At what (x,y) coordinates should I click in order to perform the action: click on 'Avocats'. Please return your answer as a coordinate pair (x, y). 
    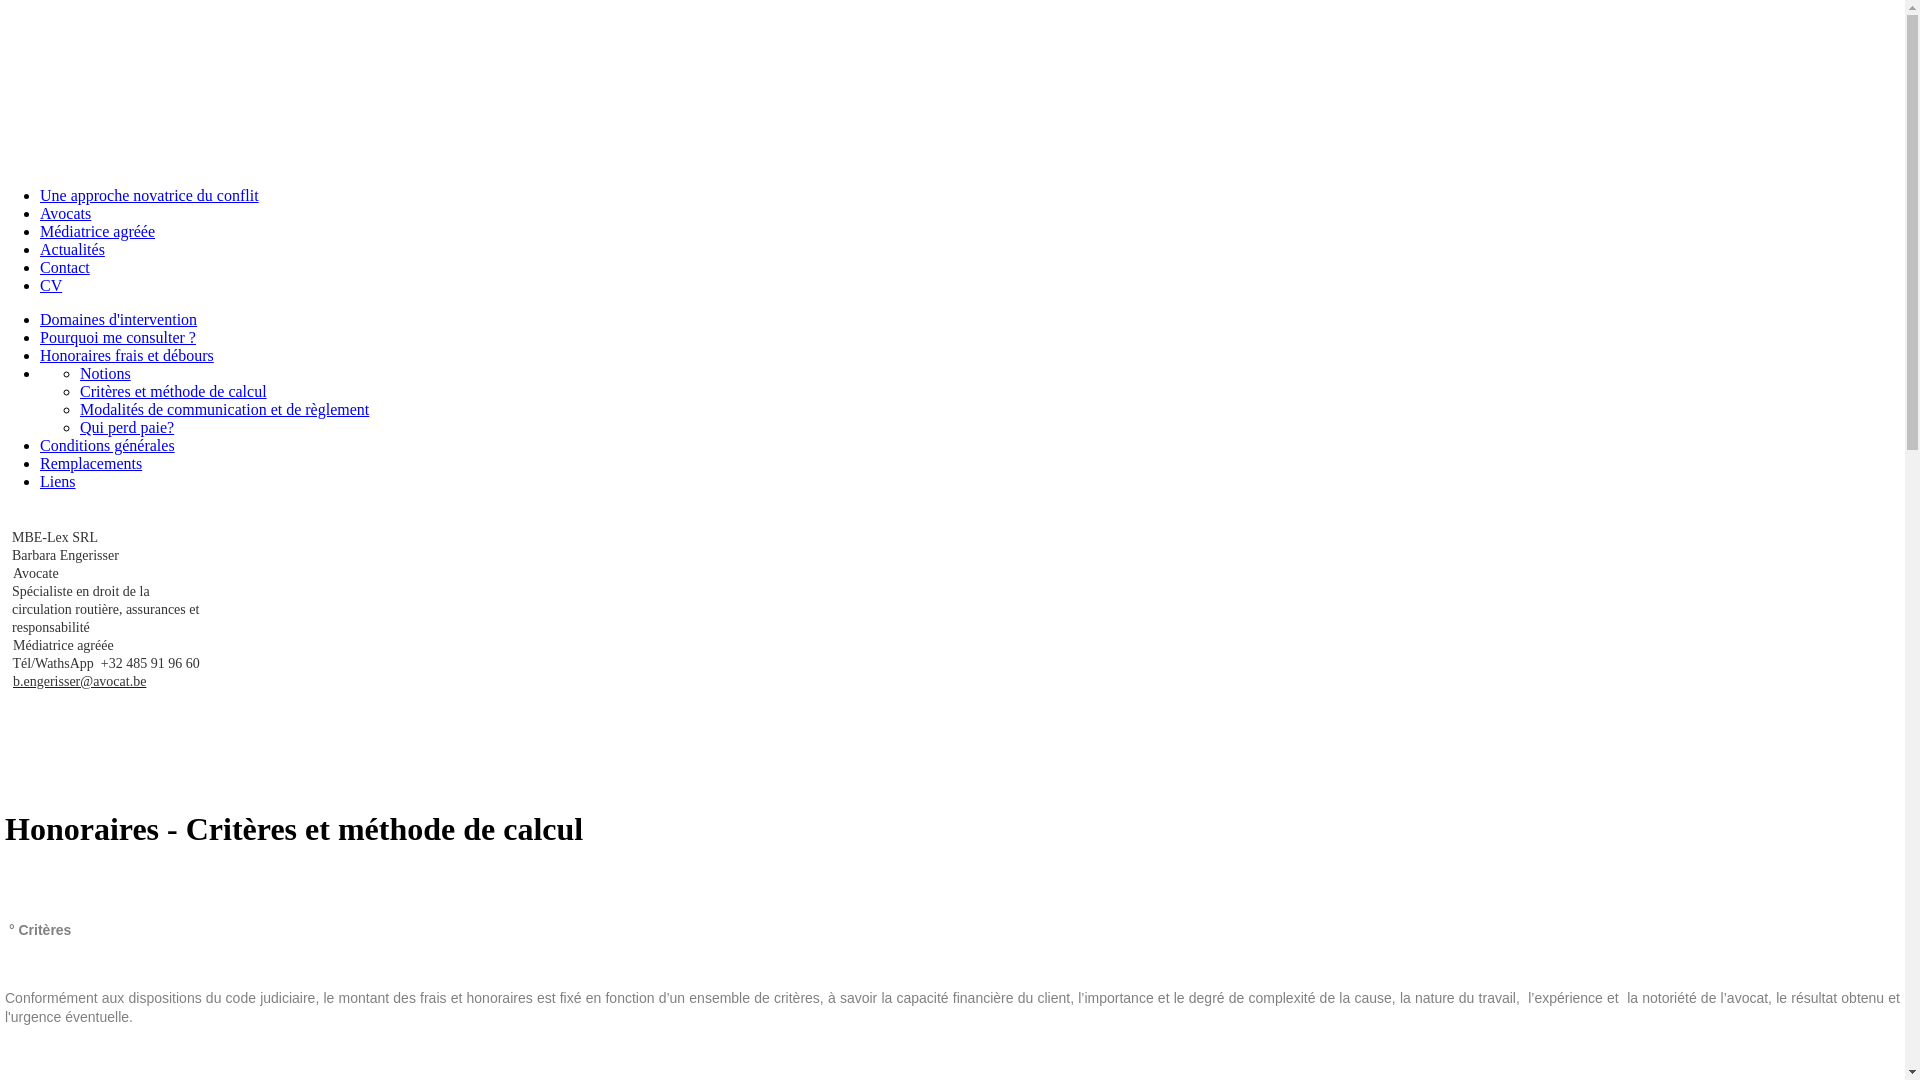
    Looking at the image, I should click on (65, 213).